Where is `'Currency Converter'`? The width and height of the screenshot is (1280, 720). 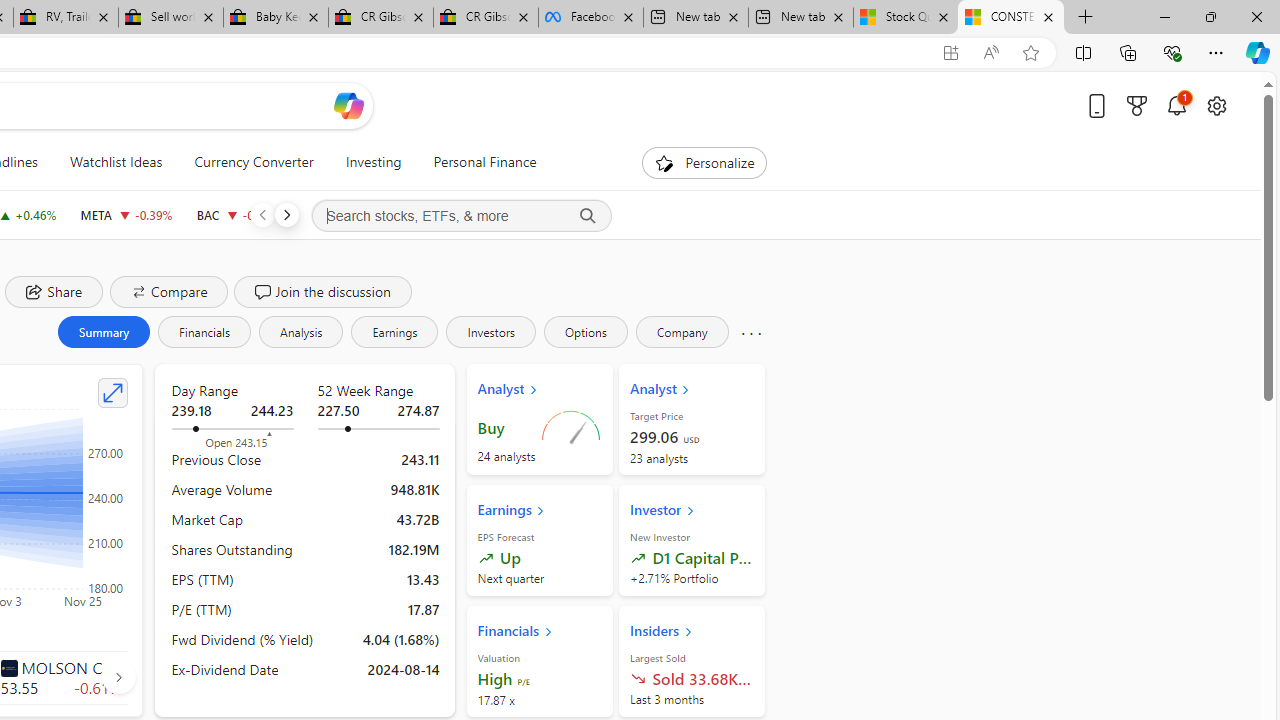 'Currency Converter' is located at coordinates (253, 162).